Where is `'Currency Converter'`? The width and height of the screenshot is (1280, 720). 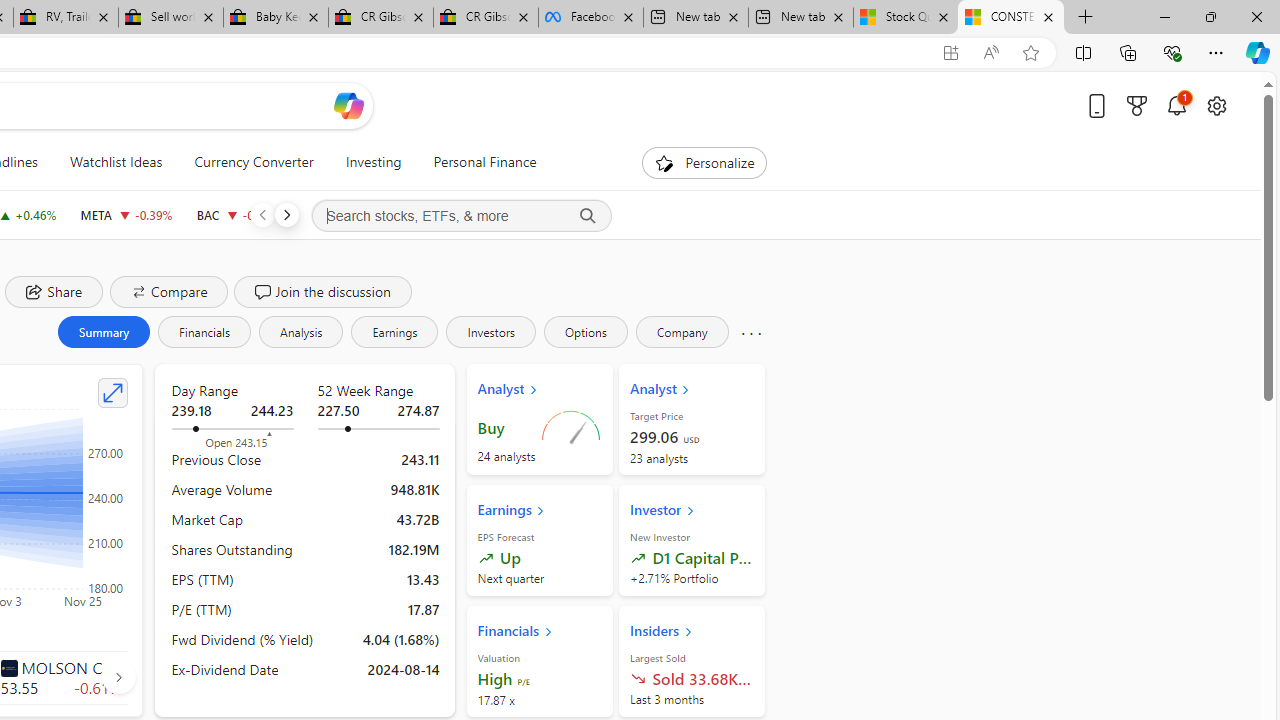 'Currency Converter' is located at coordinates (253, 162).